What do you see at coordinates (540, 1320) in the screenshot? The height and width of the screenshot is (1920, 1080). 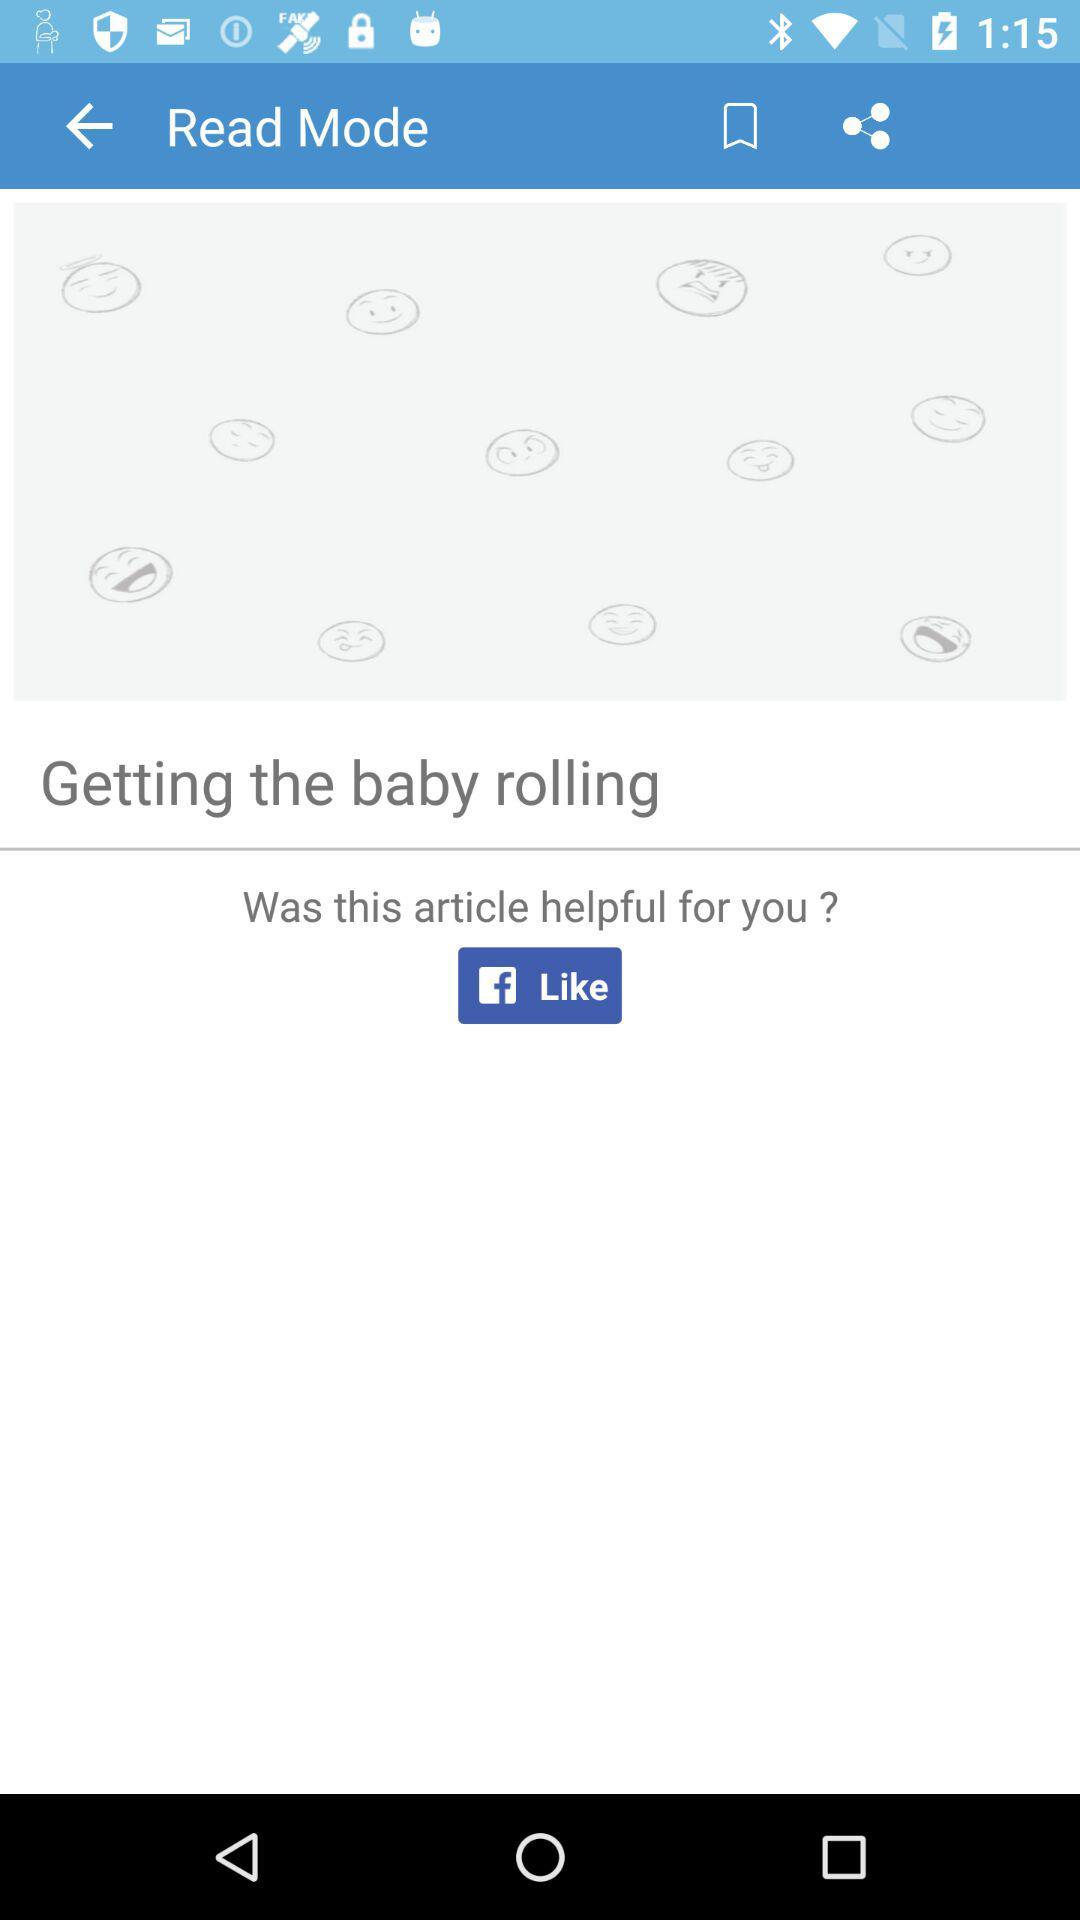 I see `like the article` at bounding box center [540, 1320].